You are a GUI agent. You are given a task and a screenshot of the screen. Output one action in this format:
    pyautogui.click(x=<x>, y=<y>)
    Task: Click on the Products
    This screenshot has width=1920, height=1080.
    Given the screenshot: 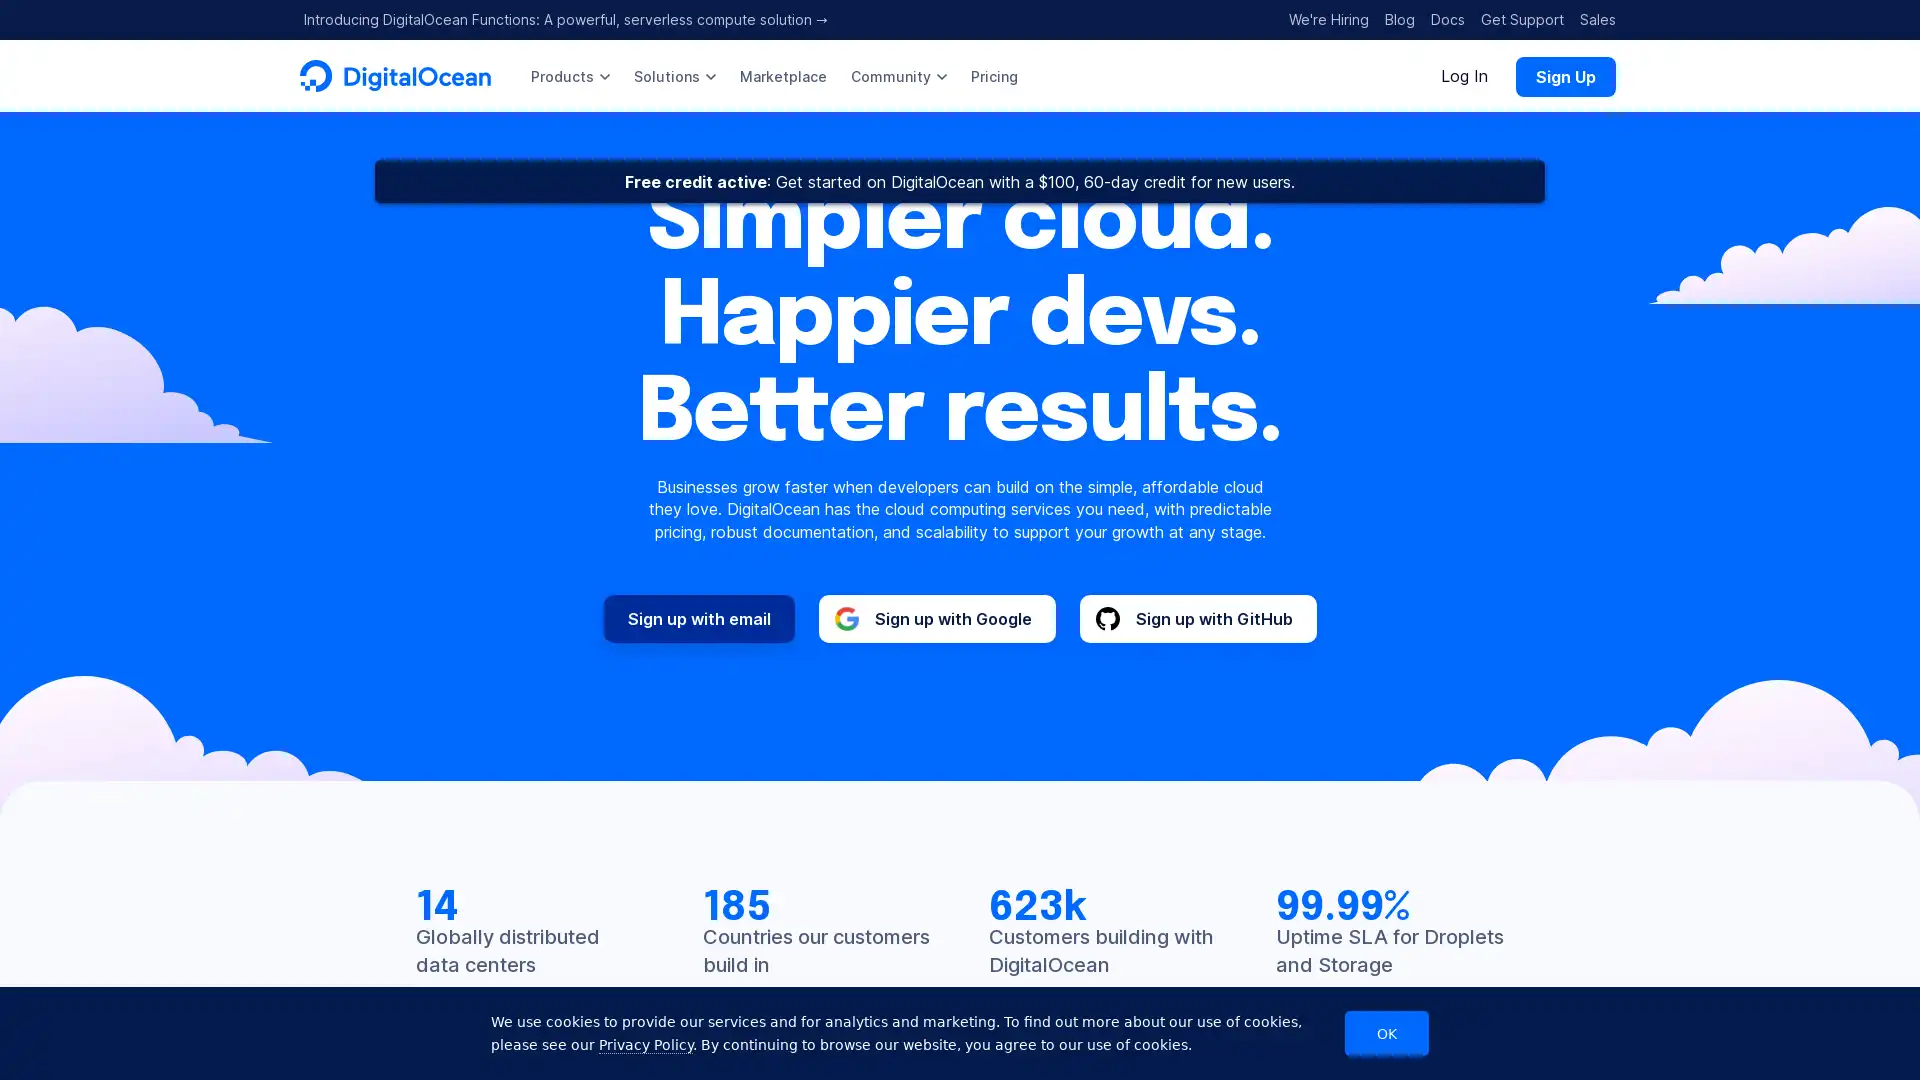 What is the action you would take?
    pyautogui.click(x=569, y=75)
    